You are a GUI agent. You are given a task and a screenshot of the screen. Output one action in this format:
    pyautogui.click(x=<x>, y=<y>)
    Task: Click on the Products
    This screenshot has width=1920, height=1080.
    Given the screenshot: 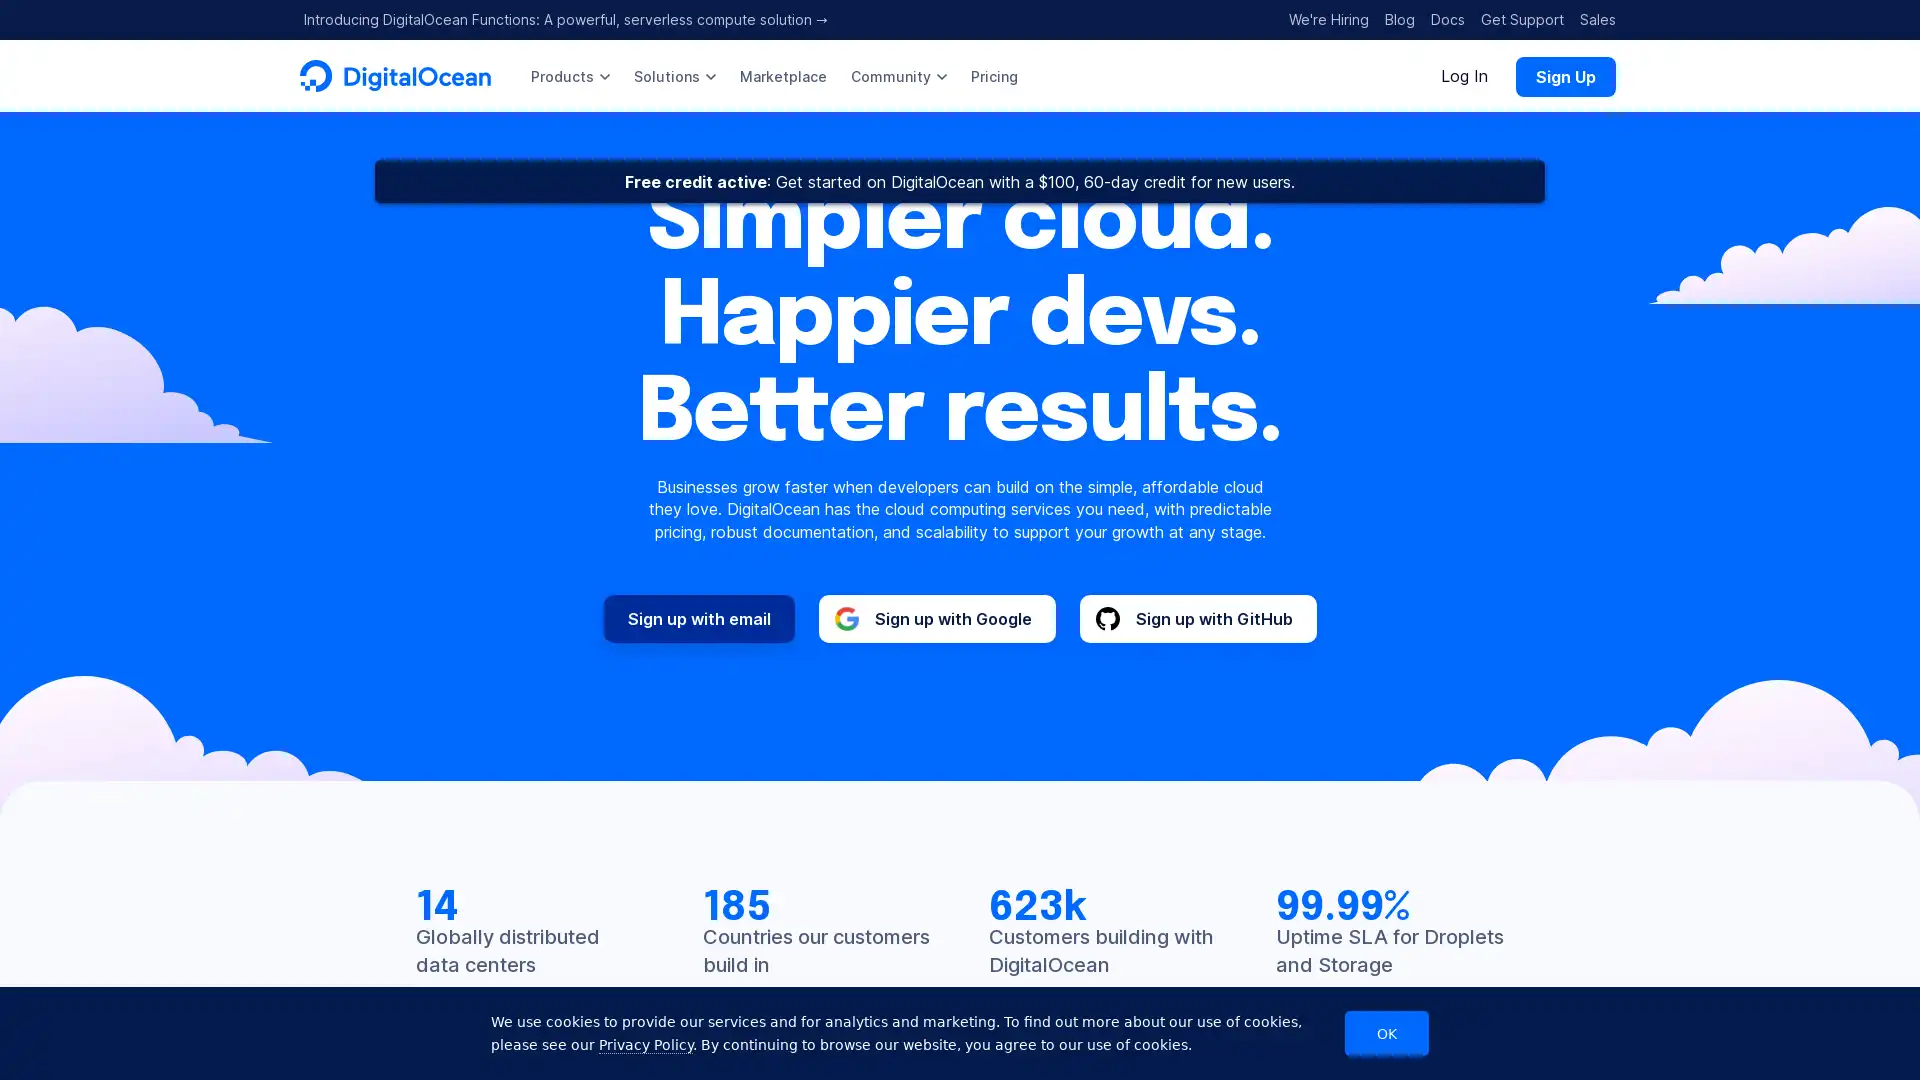 What is the action you would take?
    pyautogui.click(x=569, y=75)
    